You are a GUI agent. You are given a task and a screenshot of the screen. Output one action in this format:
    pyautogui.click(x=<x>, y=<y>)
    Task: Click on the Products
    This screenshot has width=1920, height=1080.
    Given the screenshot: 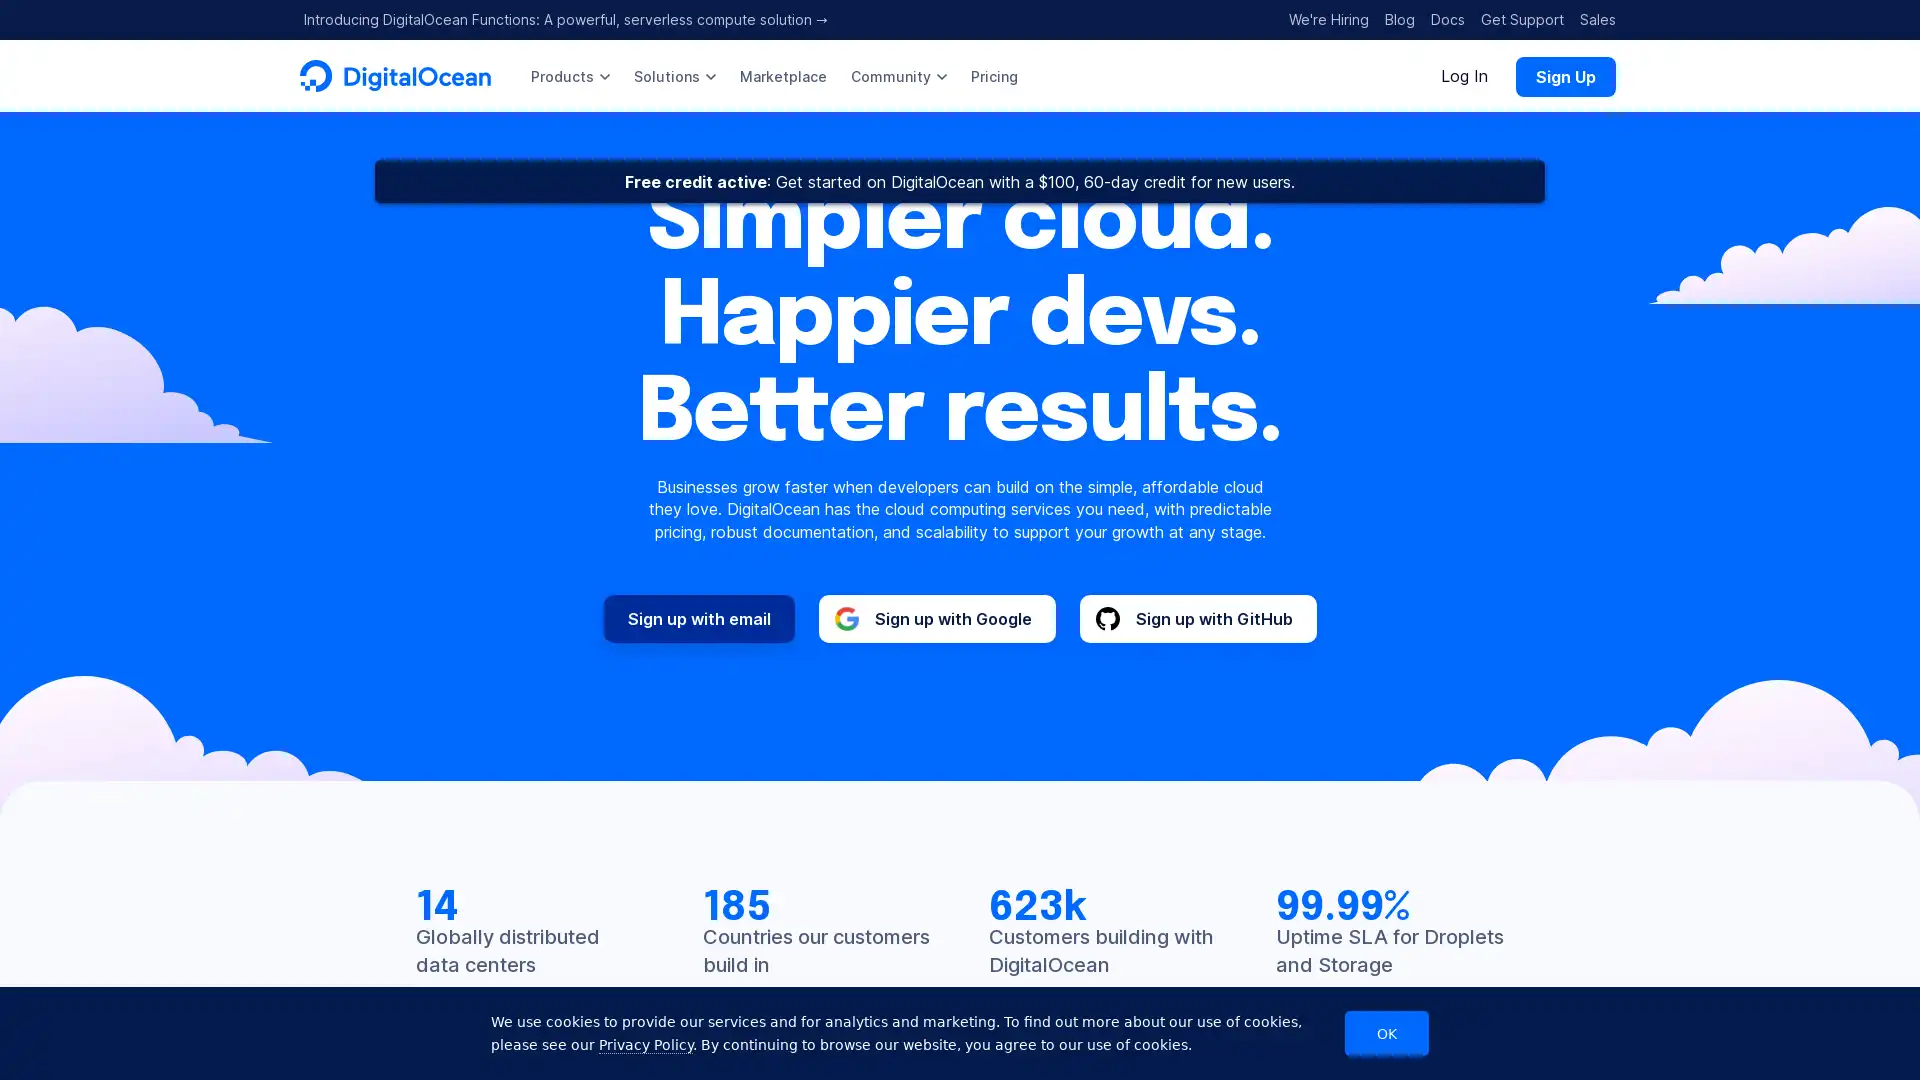 What is the action you would take?
    pyautogui.click(x=569, y=75)
    